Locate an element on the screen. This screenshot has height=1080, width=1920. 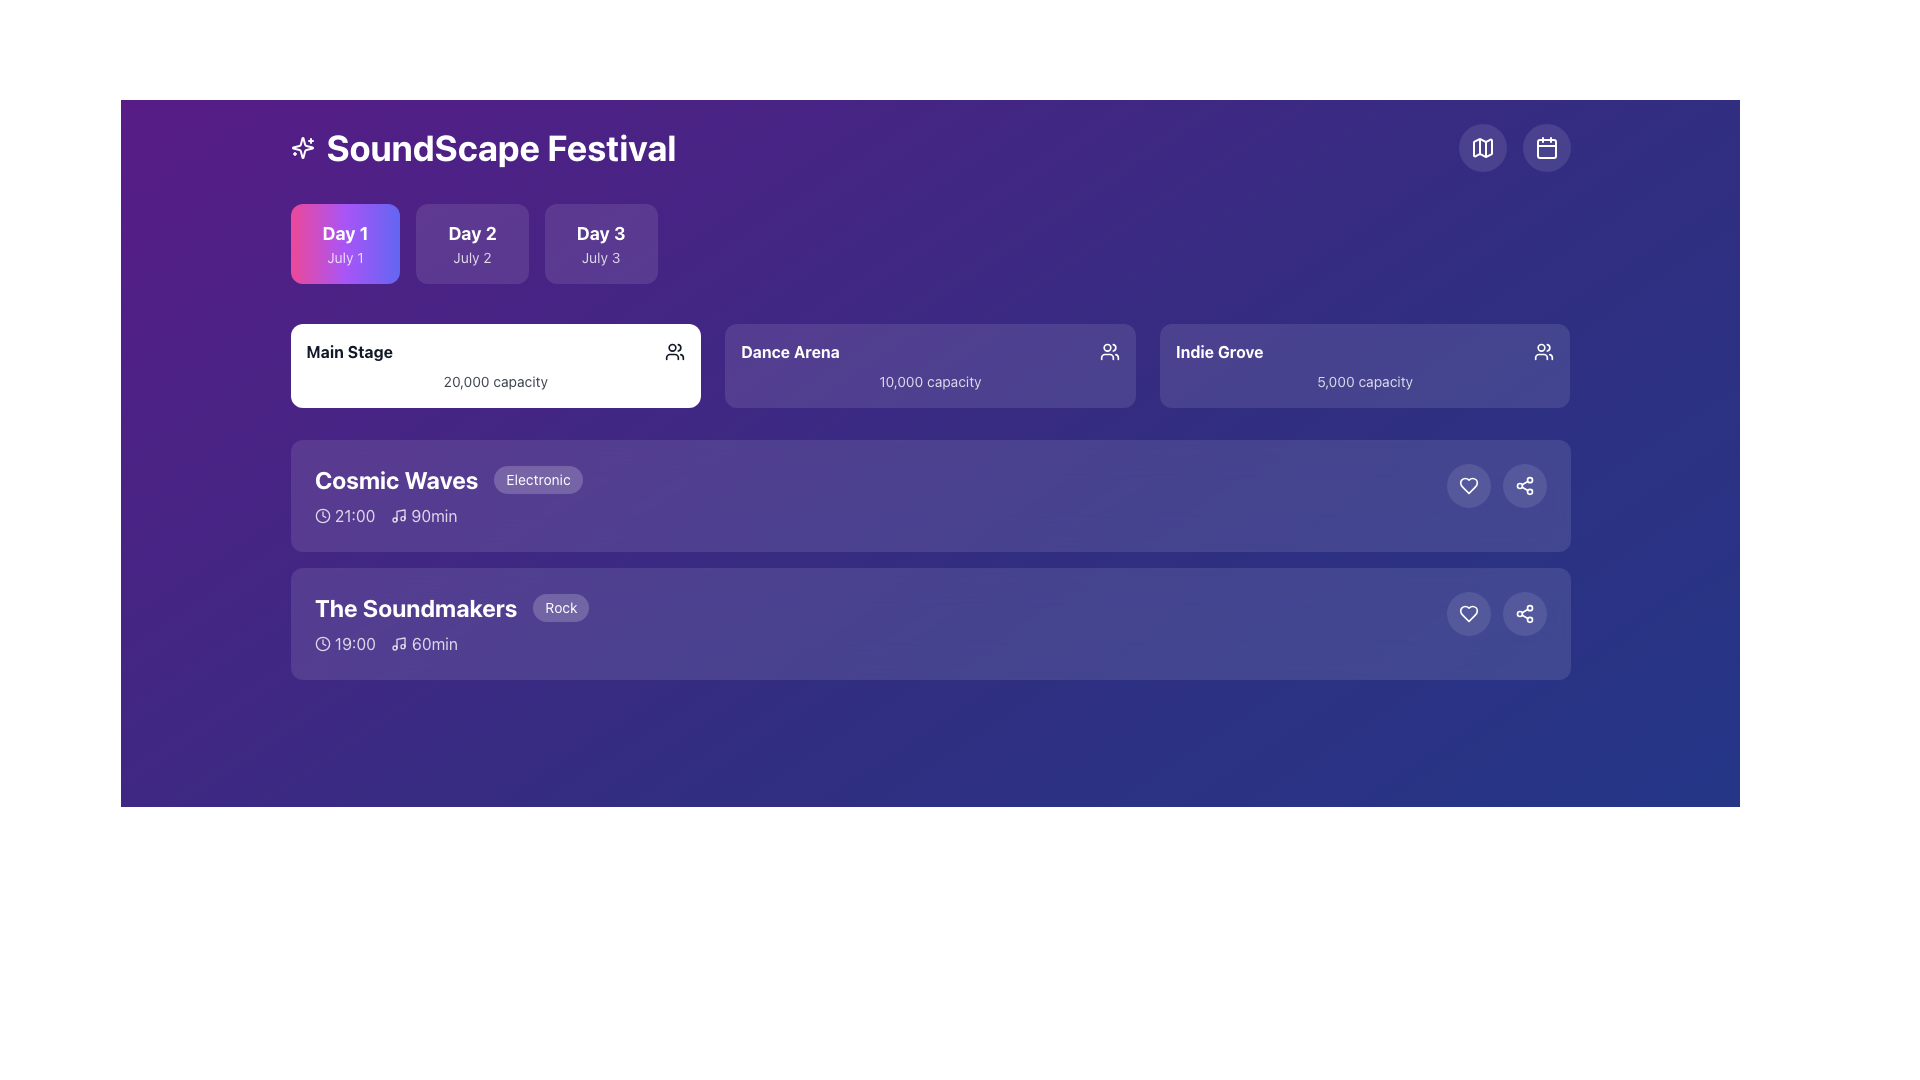
the icon representing group or users in the 'Indie Grove' section is located at coordinates (1543, 350).